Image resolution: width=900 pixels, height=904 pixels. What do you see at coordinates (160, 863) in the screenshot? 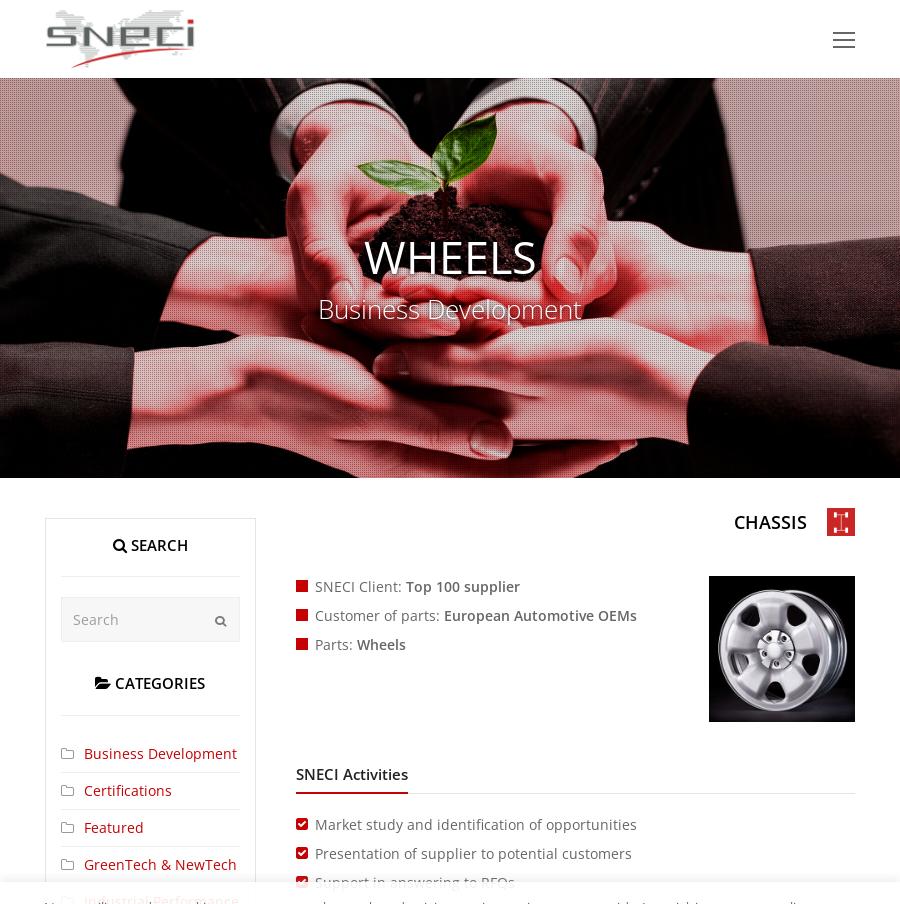
I see `'GreenTech & NewTech'` at bounding box center [160, 863].